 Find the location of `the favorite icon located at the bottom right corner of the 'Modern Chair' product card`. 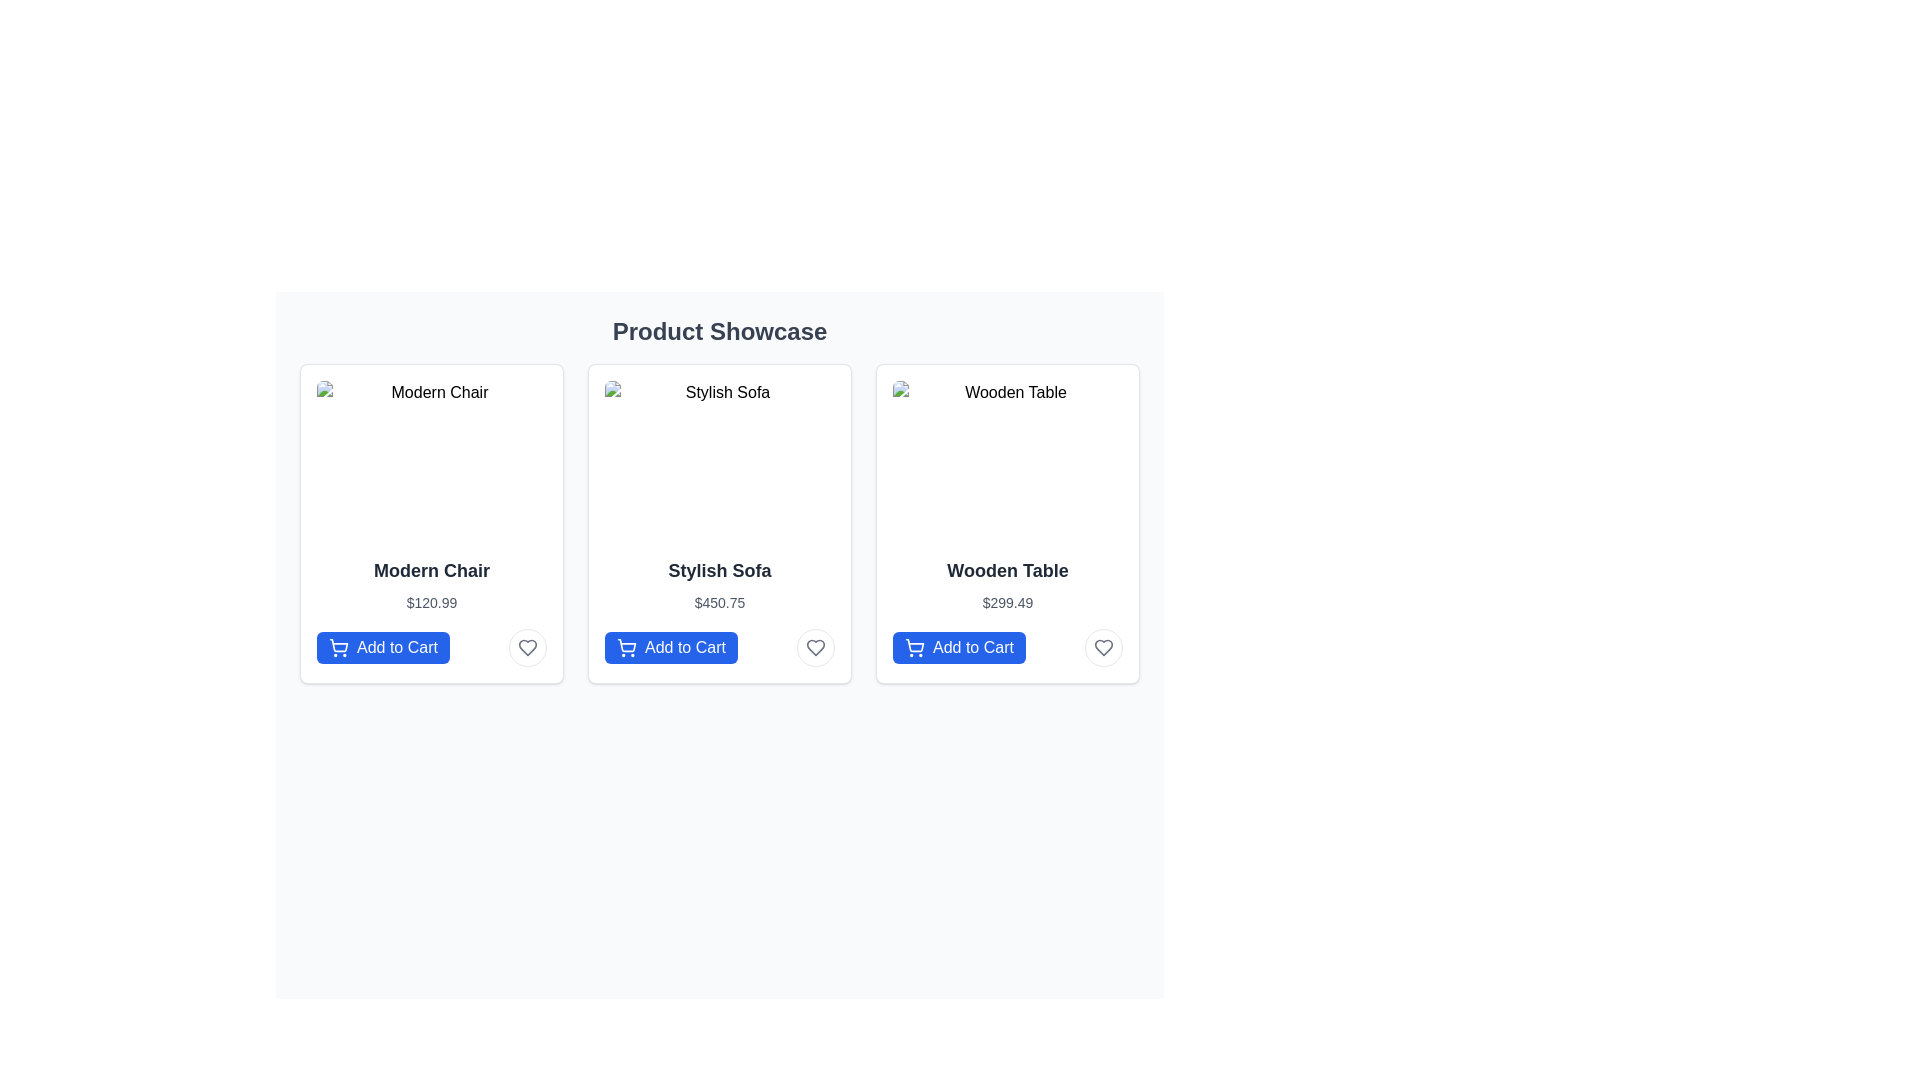

the favorite icon located at the bottom right corner of the 'Modern Chair' product card is located at coordinates (528, 648).